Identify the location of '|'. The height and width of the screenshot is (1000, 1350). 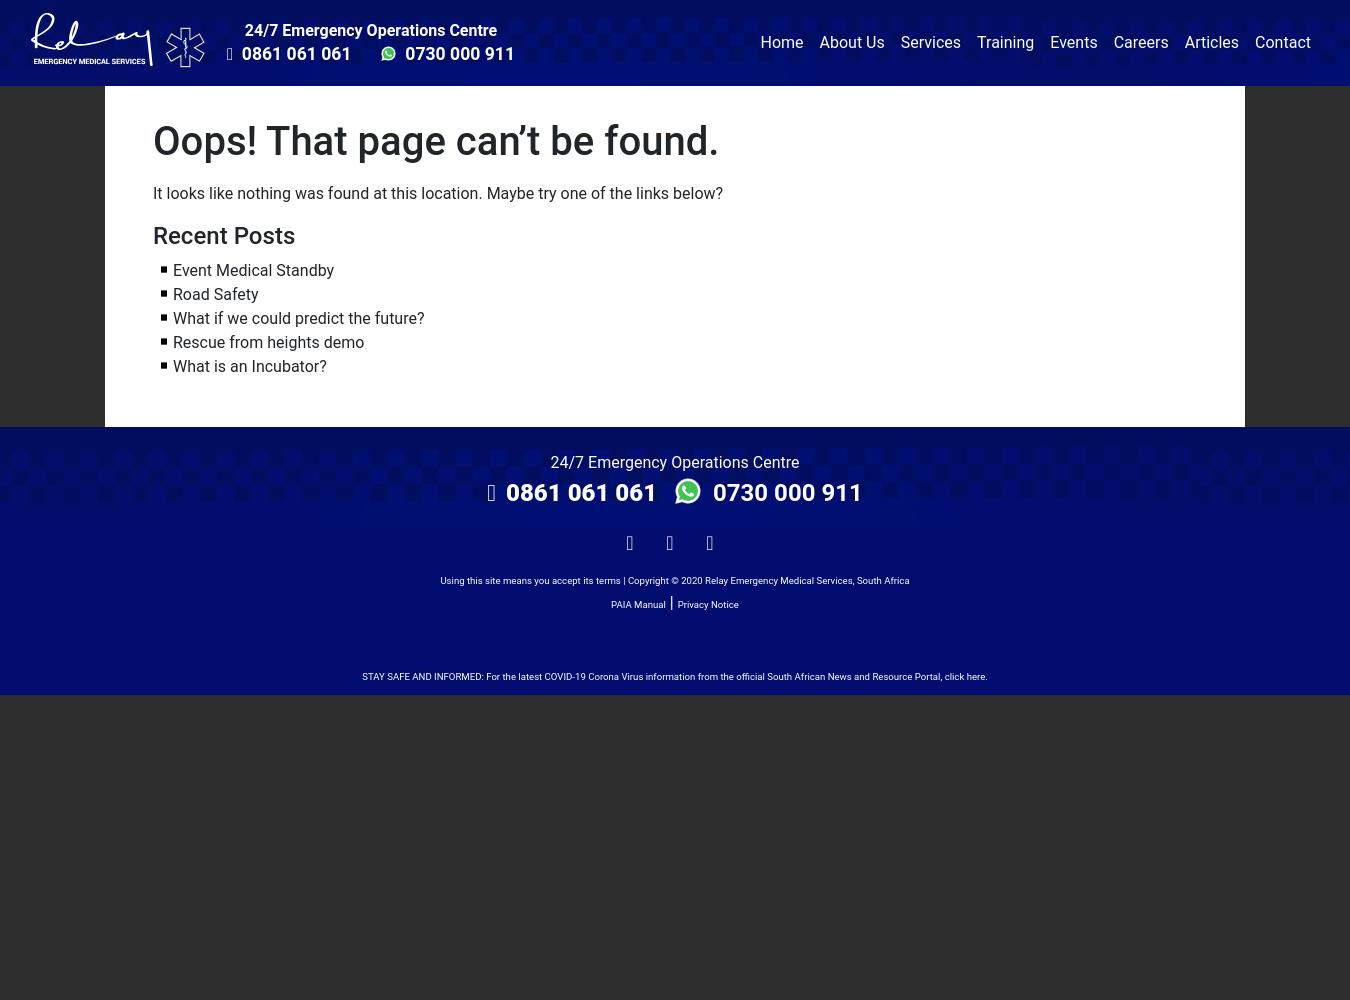
(670, 600).